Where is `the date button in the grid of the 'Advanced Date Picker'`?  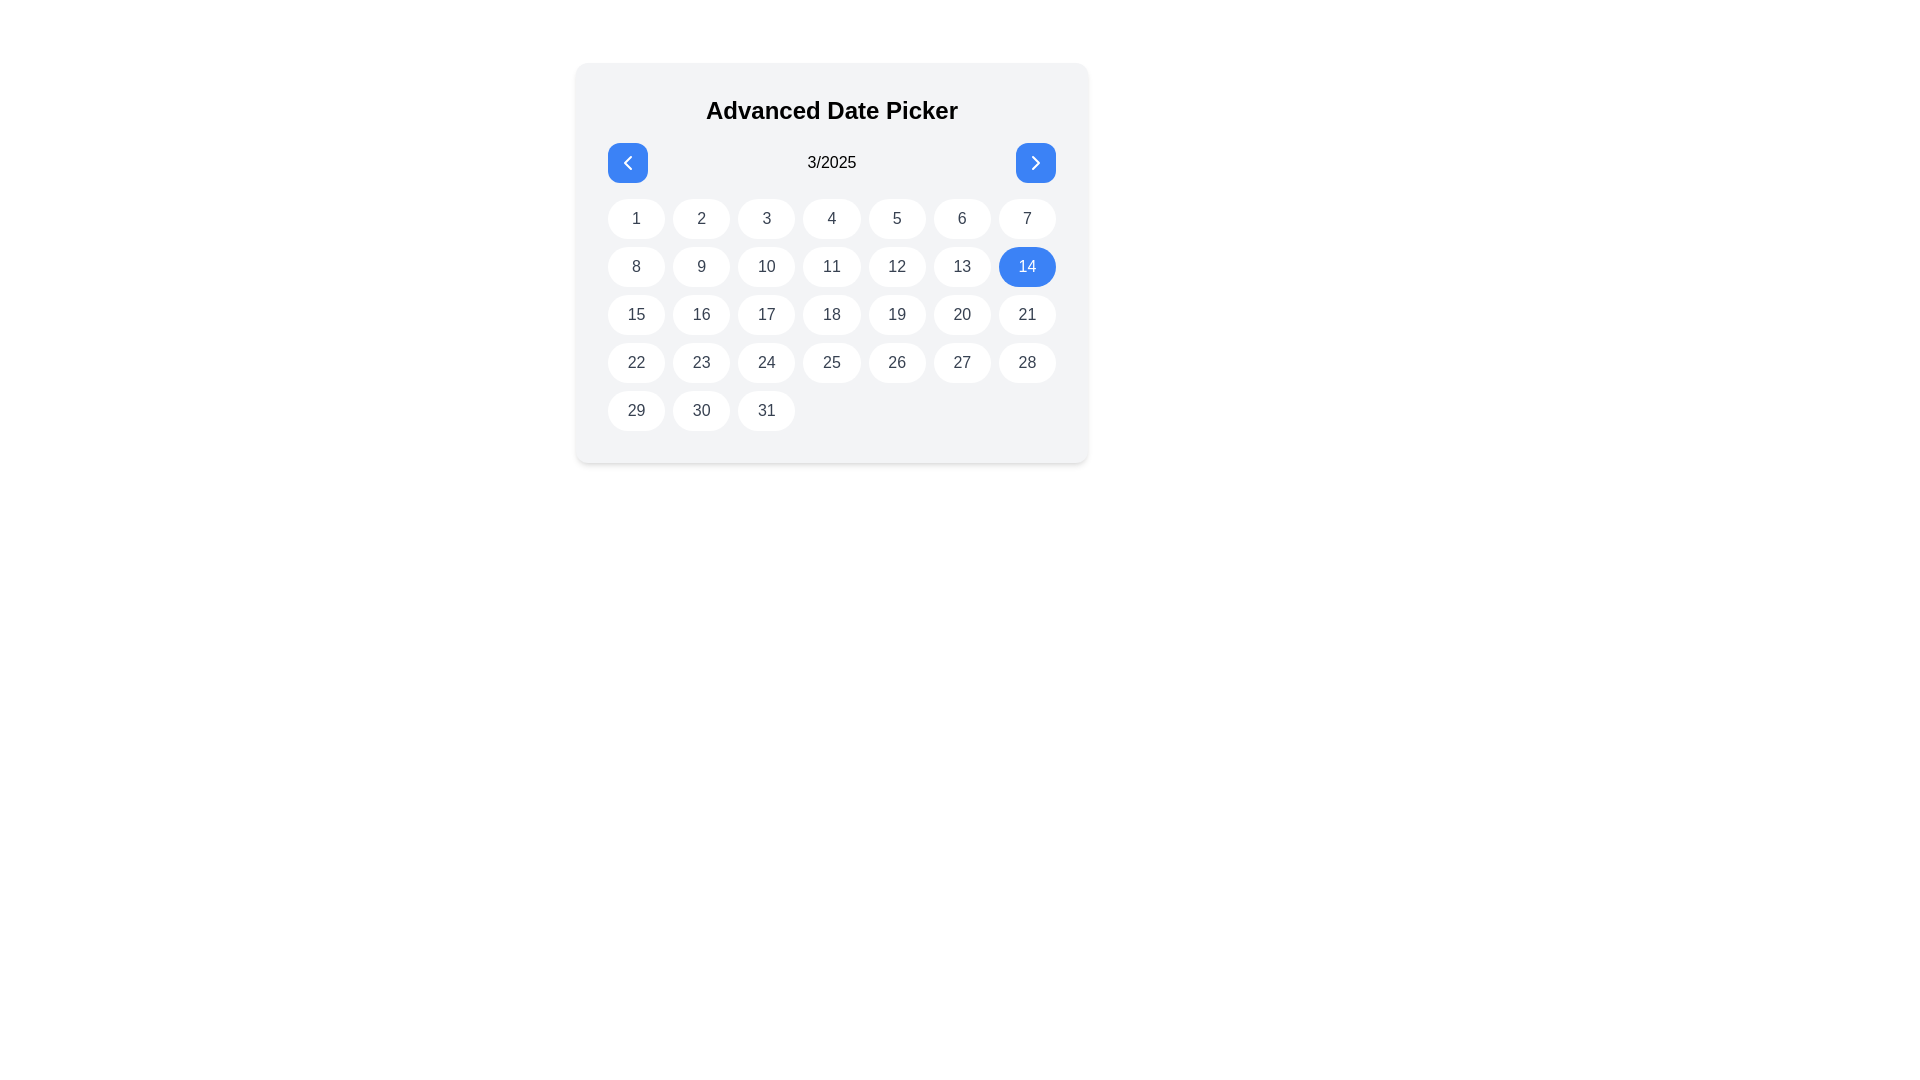
the date button in the grid of the 'Advanced Date Picker' is located at coordinates (831, 315).